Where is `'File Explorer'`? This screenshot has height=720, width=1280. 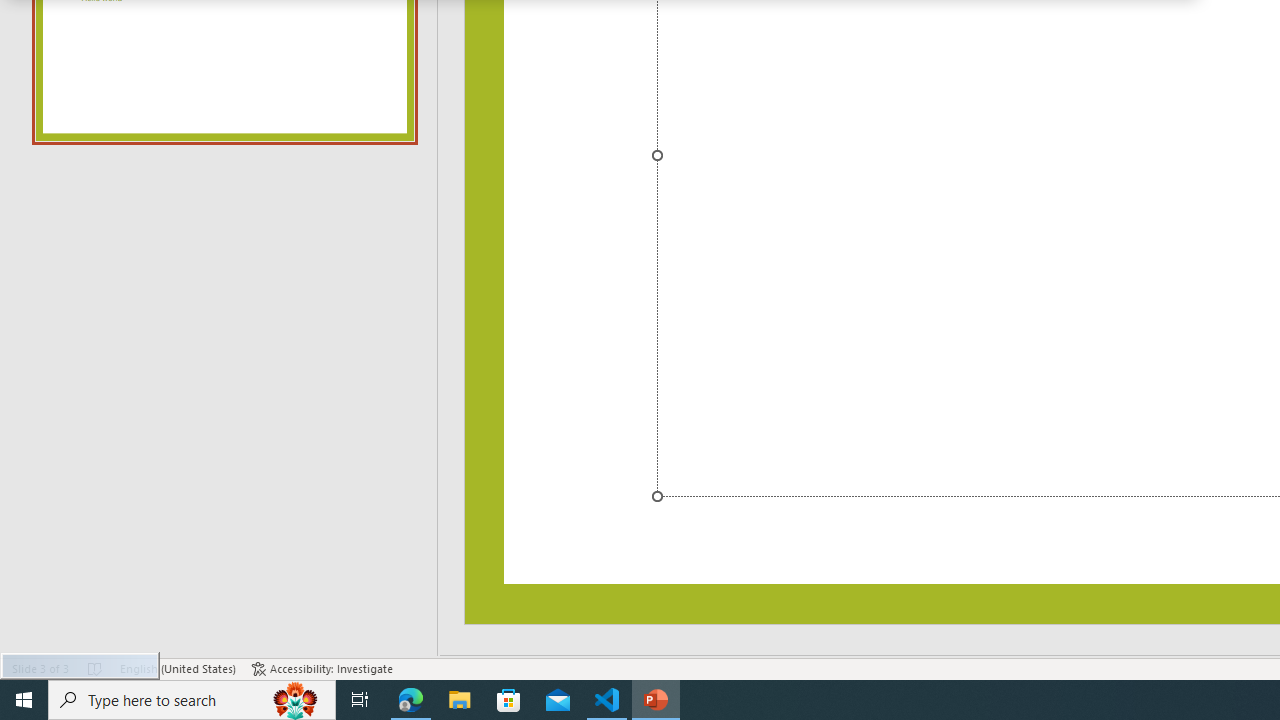 'File Explorer' is located at coordinates (459, 698).